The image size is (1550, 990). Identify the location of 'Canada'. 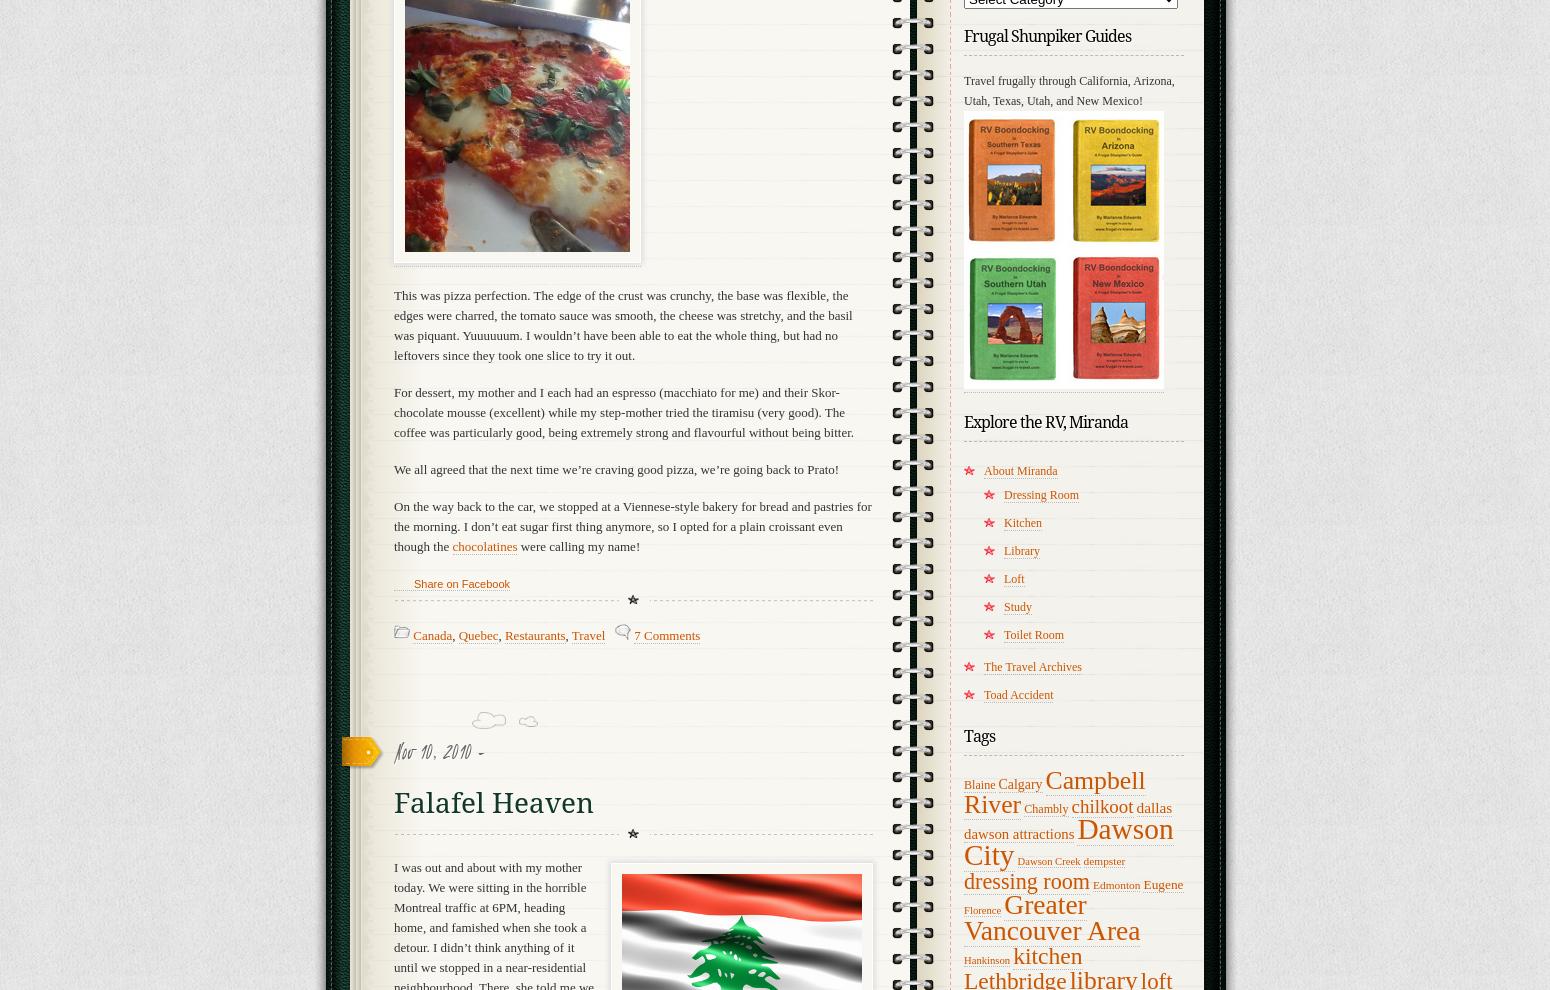
(432, 633).